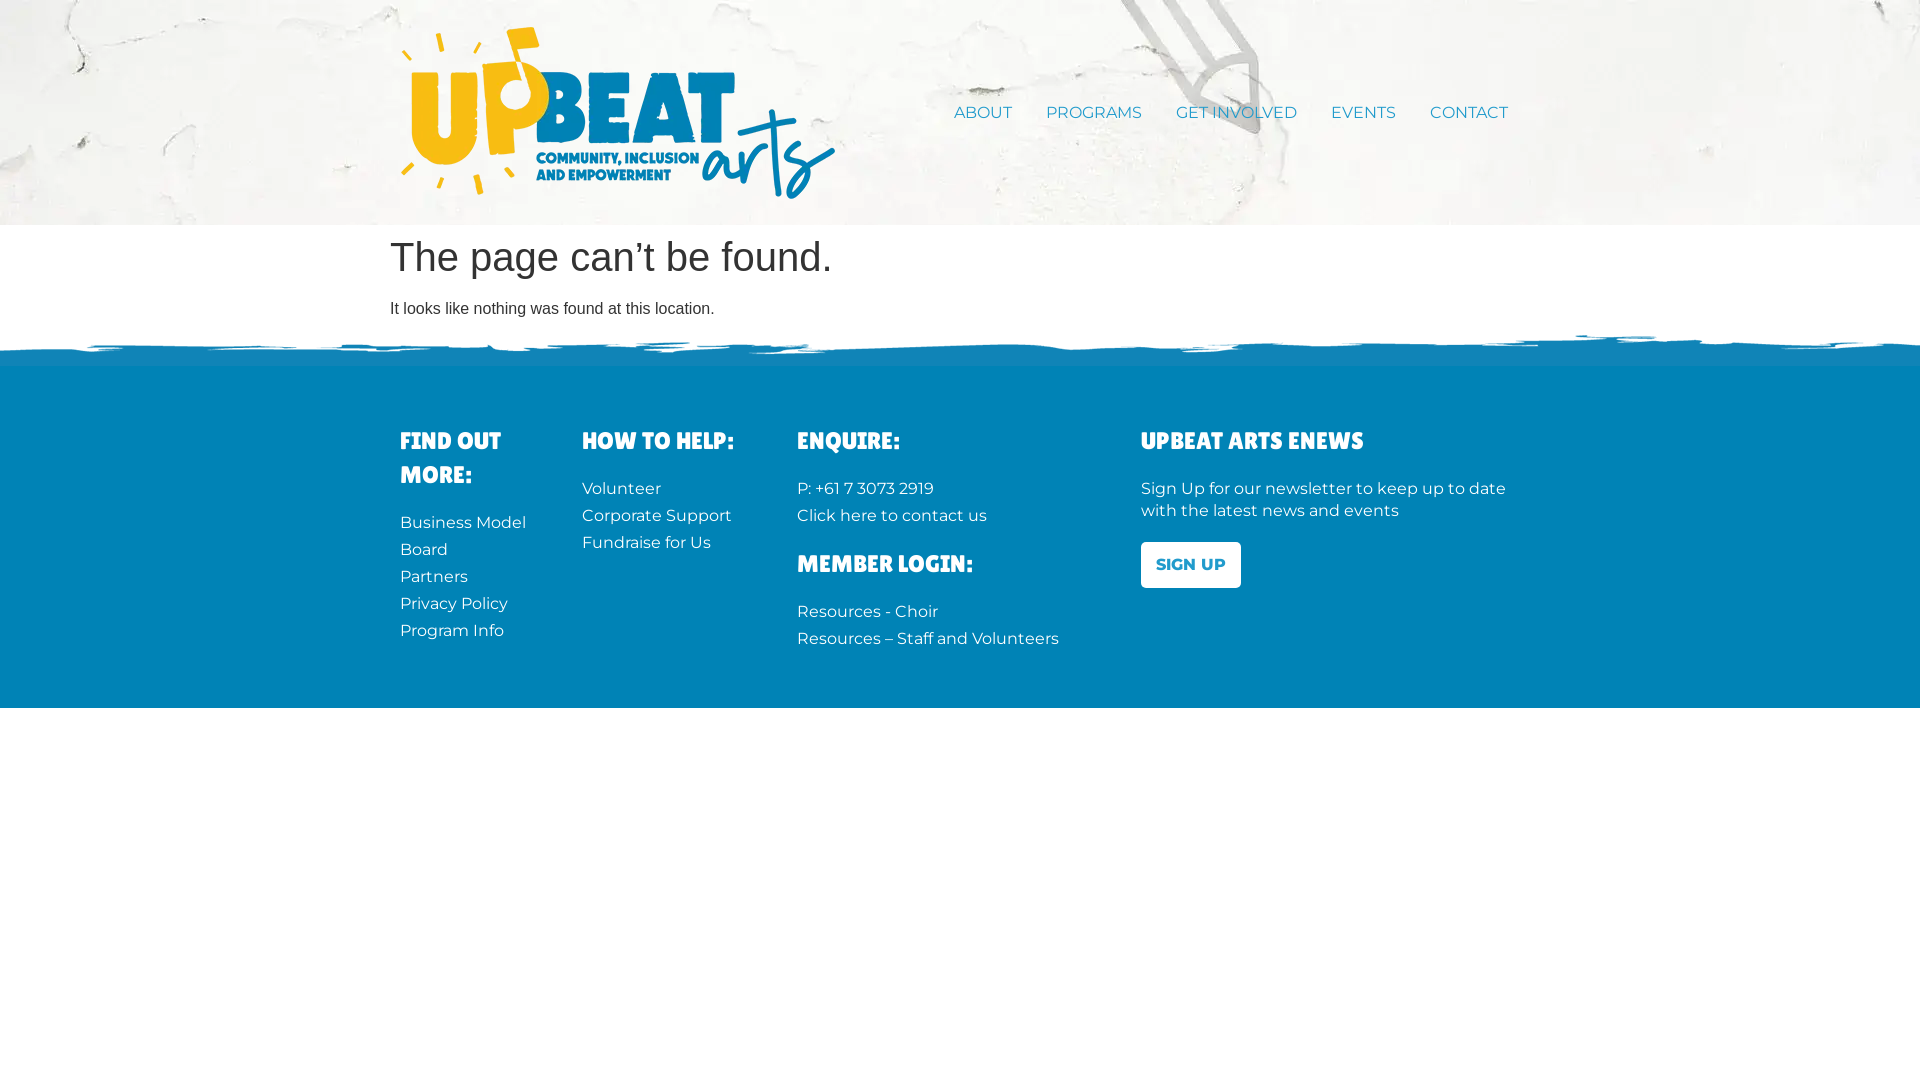 This screenshot has width=1920, height=1080. Describe the element at coordinates (1367, 111) in the screenshot. I see `'EVENTS'` at that location.